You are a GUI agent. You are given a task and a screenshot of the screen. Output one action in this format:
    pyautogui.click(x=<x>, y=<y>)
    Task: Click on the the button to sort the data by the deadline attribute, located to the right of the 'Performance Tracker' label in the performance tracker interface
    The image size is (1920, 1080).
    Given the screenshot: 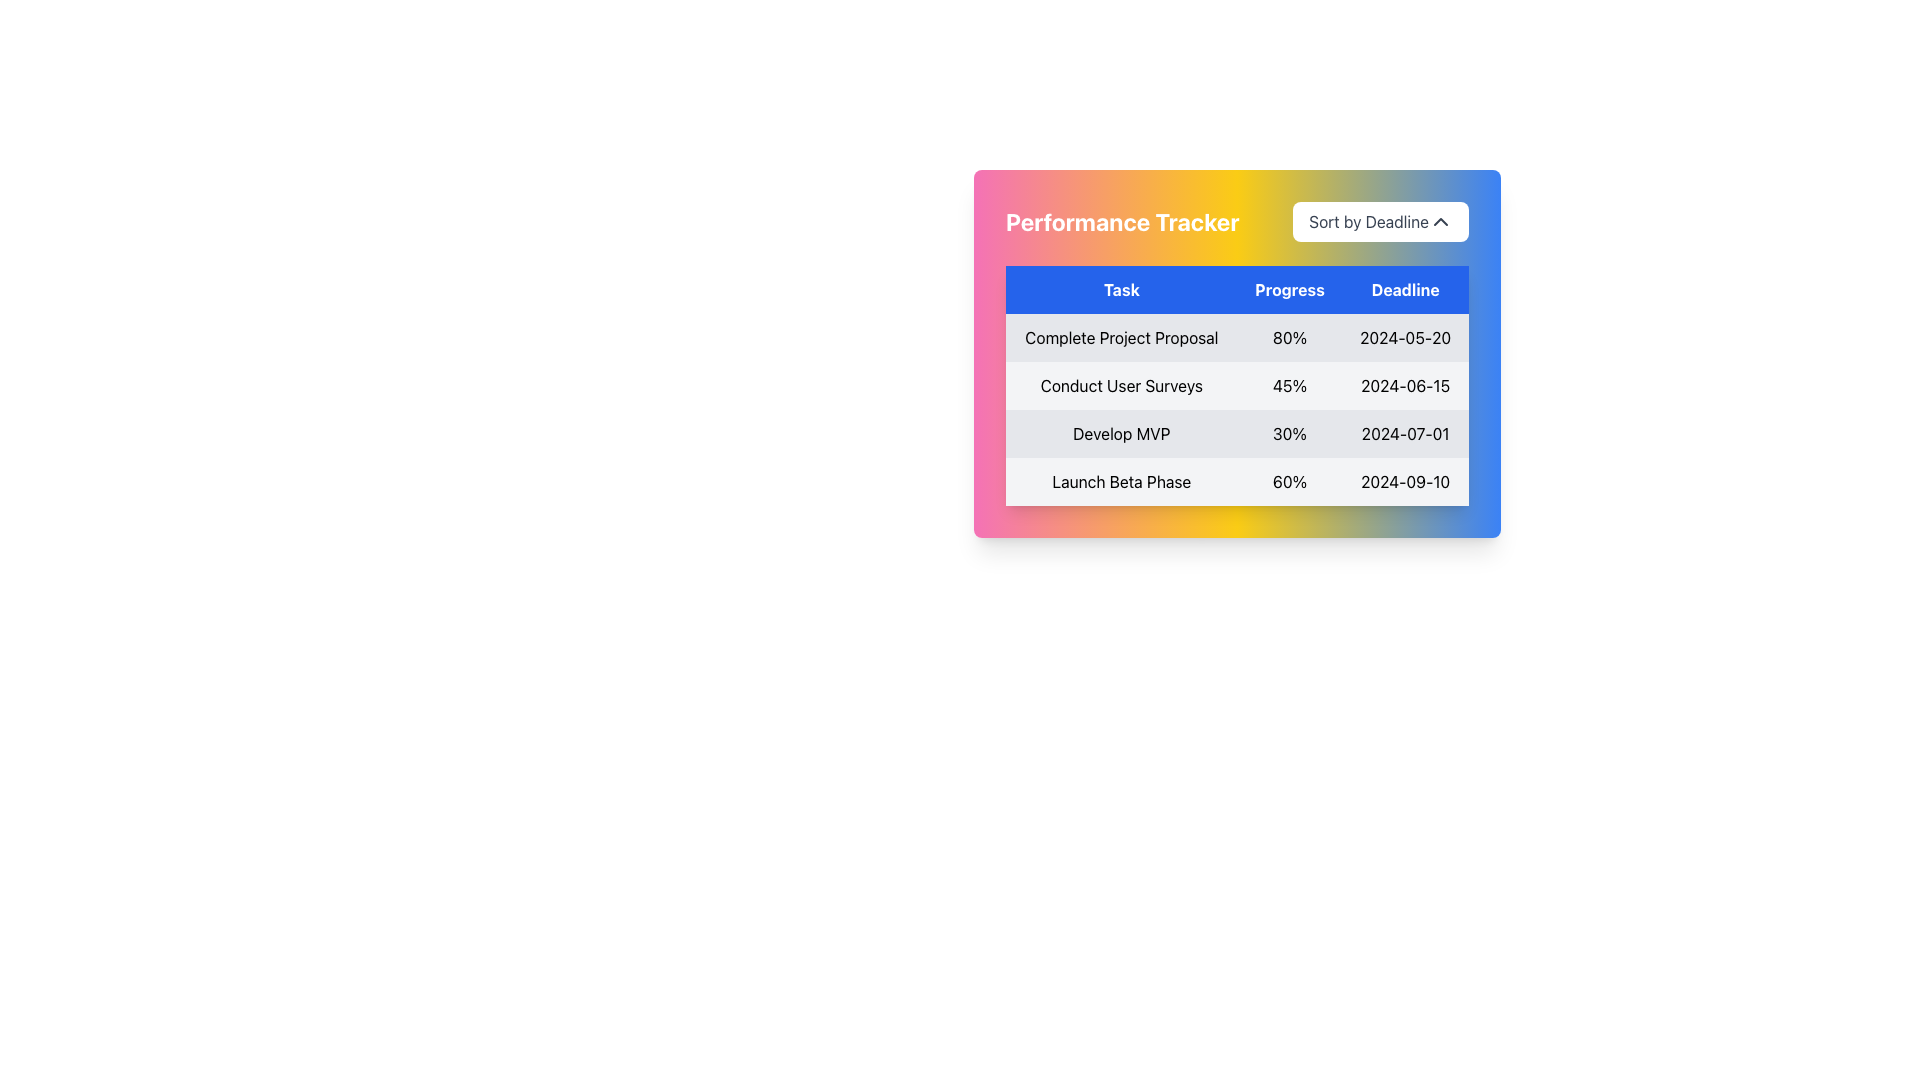 What is the action you would take?
    pyautogui.click(x=1380, y=222)
    